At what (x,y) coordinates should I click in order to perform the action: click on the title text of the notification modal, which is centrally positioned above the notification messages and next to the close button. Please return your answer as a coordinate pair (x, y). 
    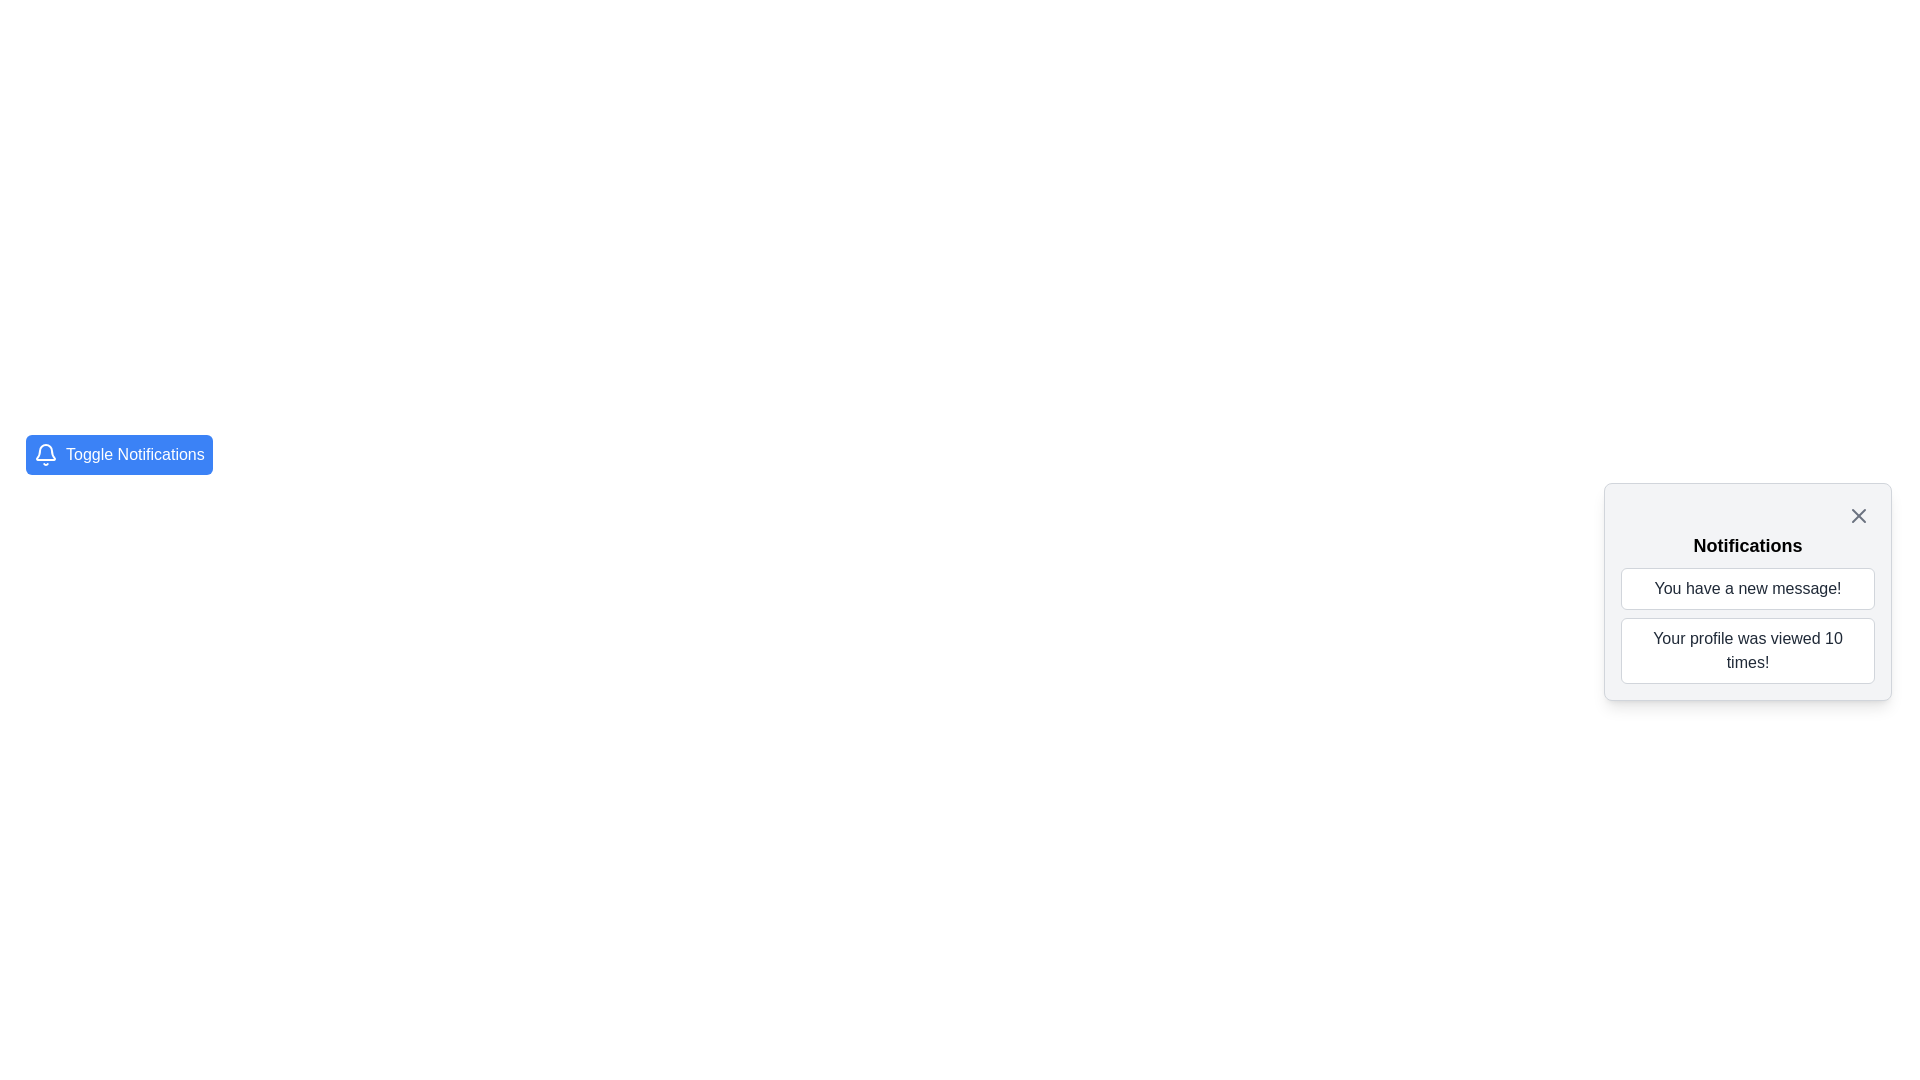
    Looking at the image, I should click on (1746, 546).